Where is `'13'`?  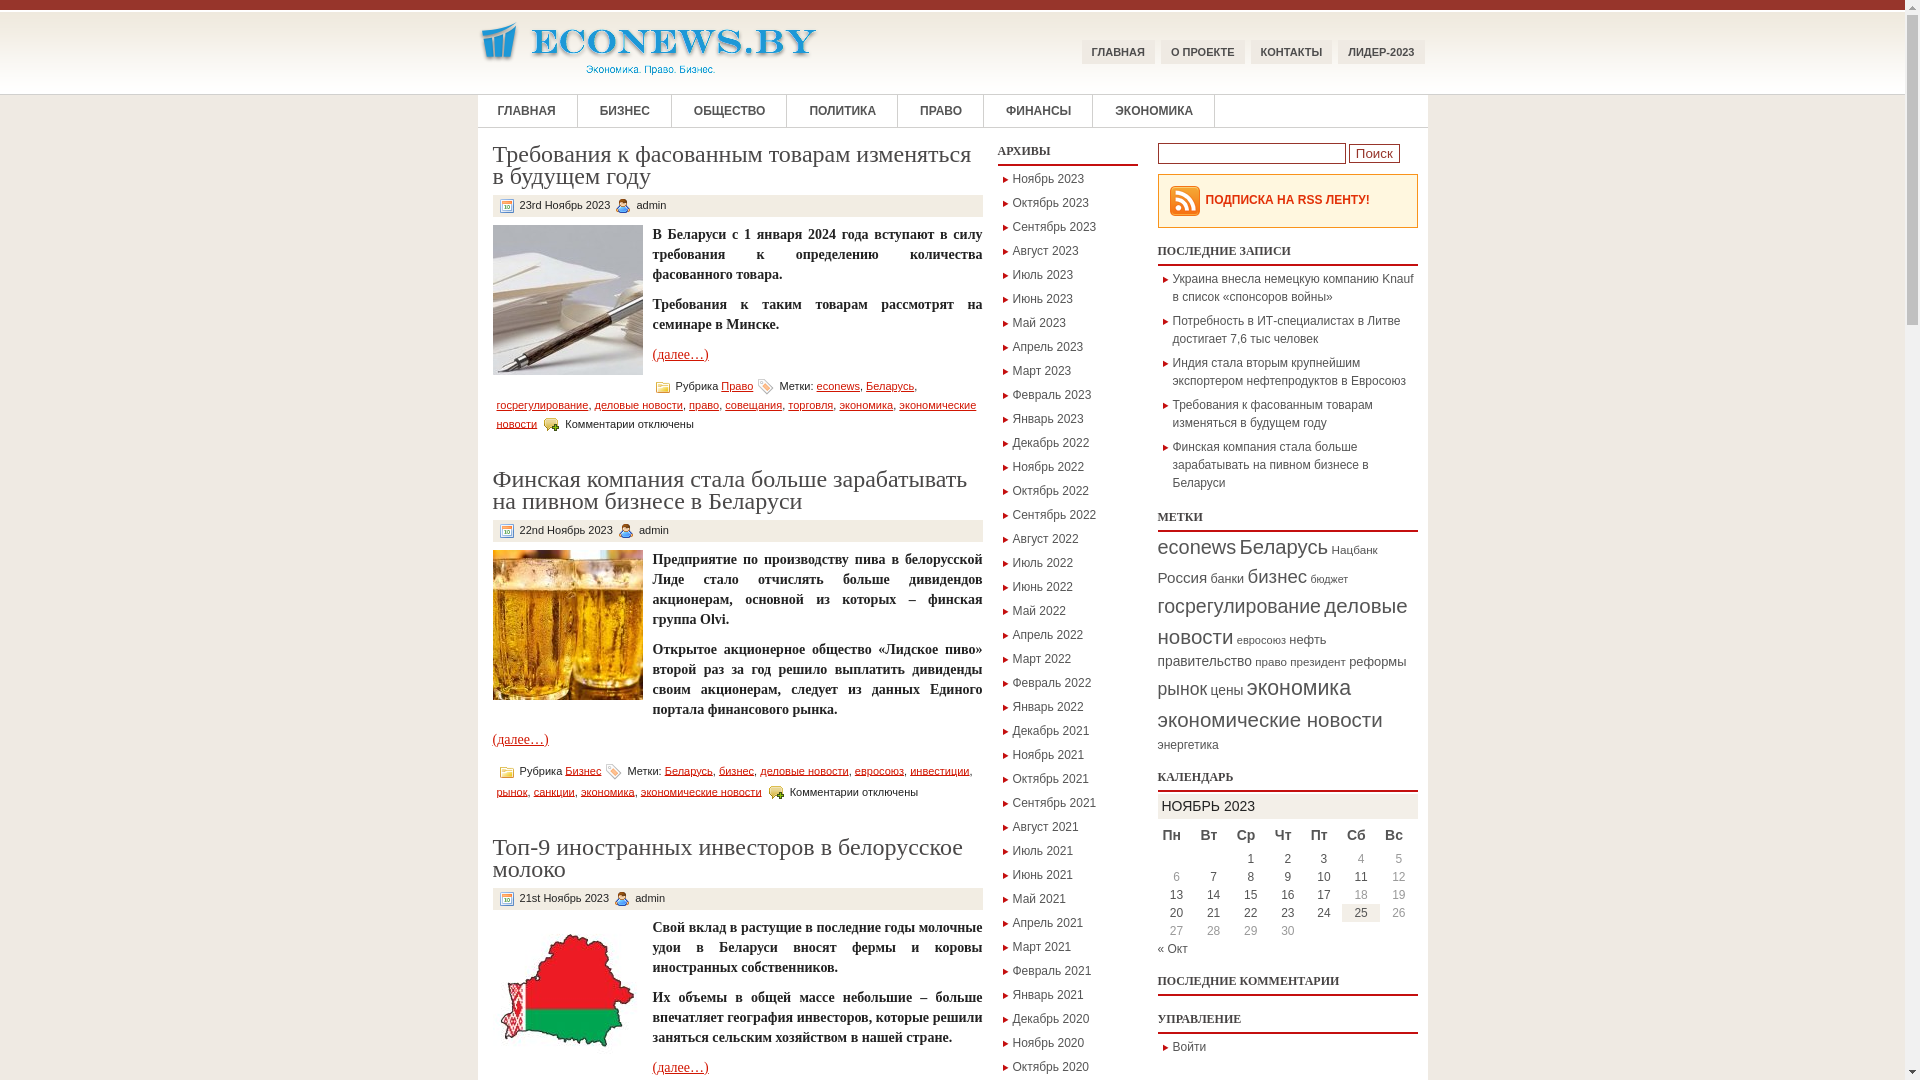
'13' is located at coordinates (1176, 893).